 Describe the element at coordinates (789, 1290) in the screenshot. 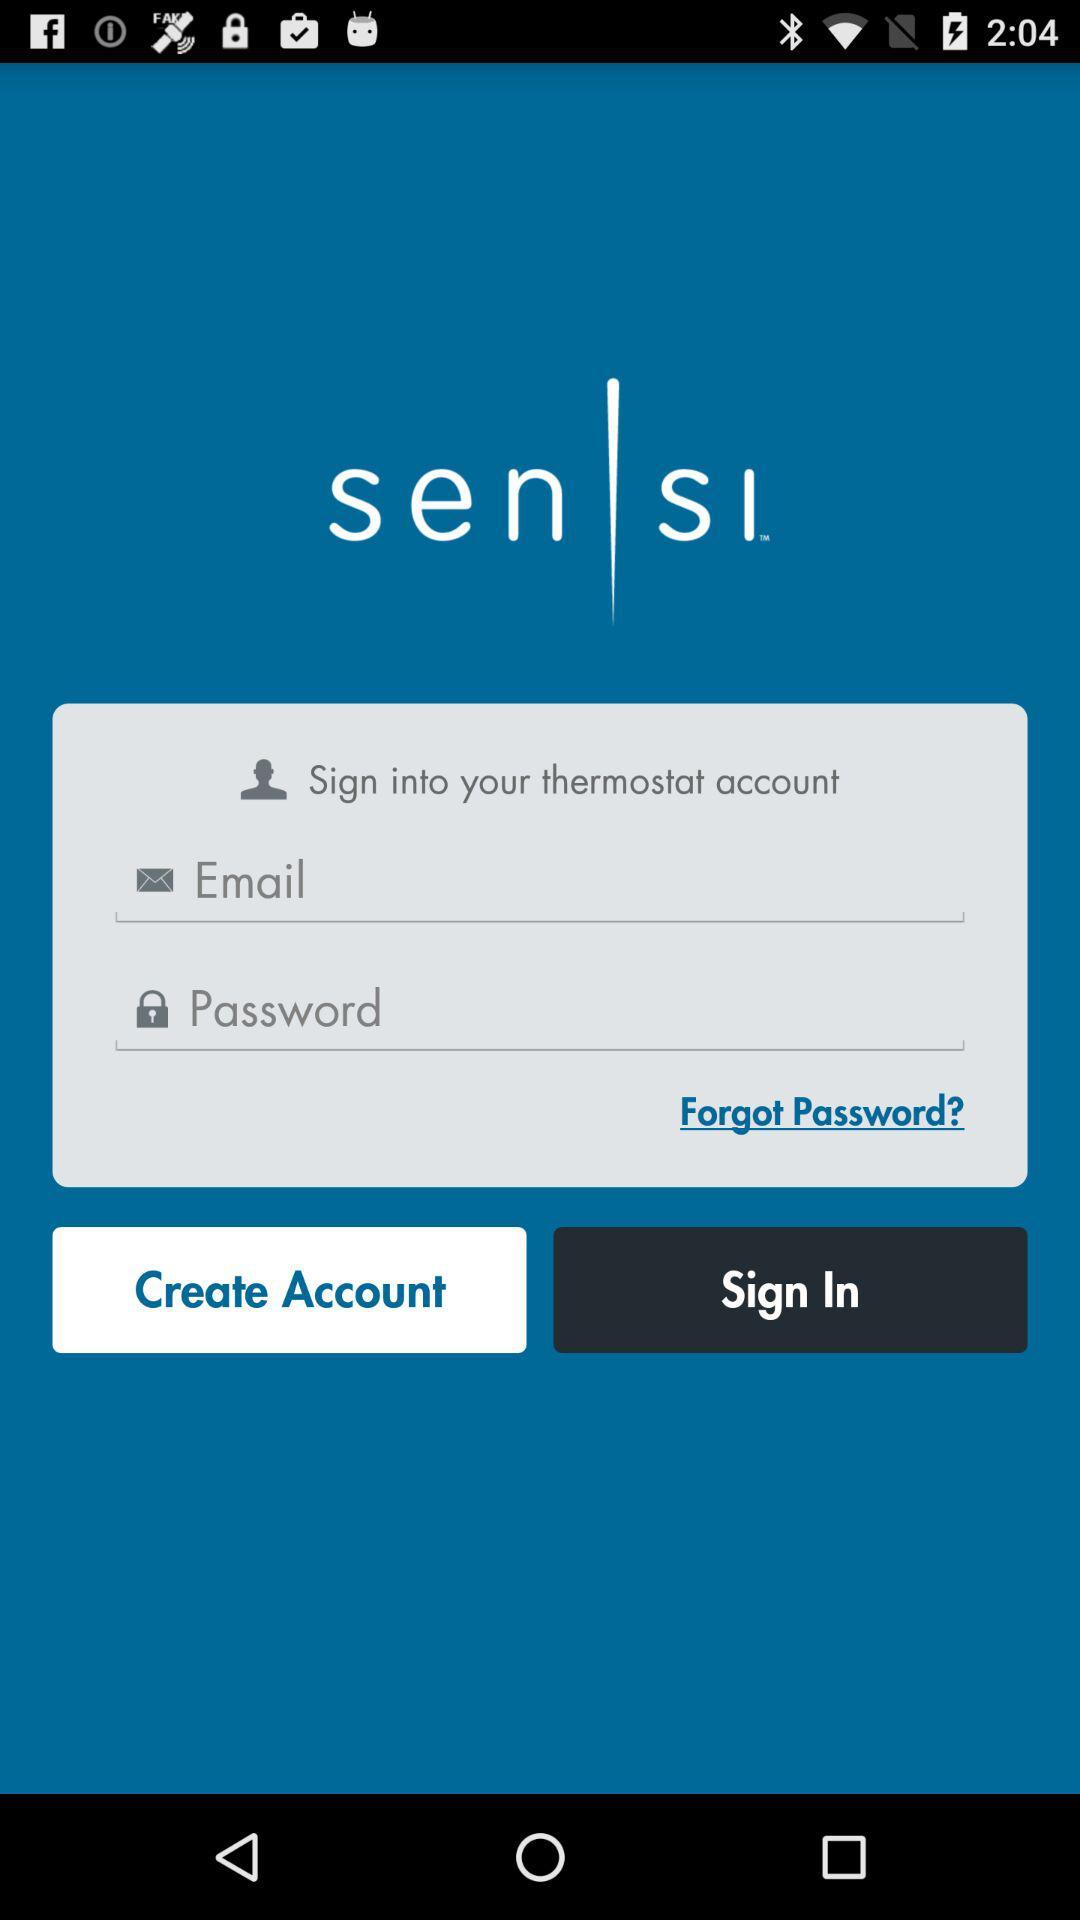

I see `button next to create account icon` at that location.